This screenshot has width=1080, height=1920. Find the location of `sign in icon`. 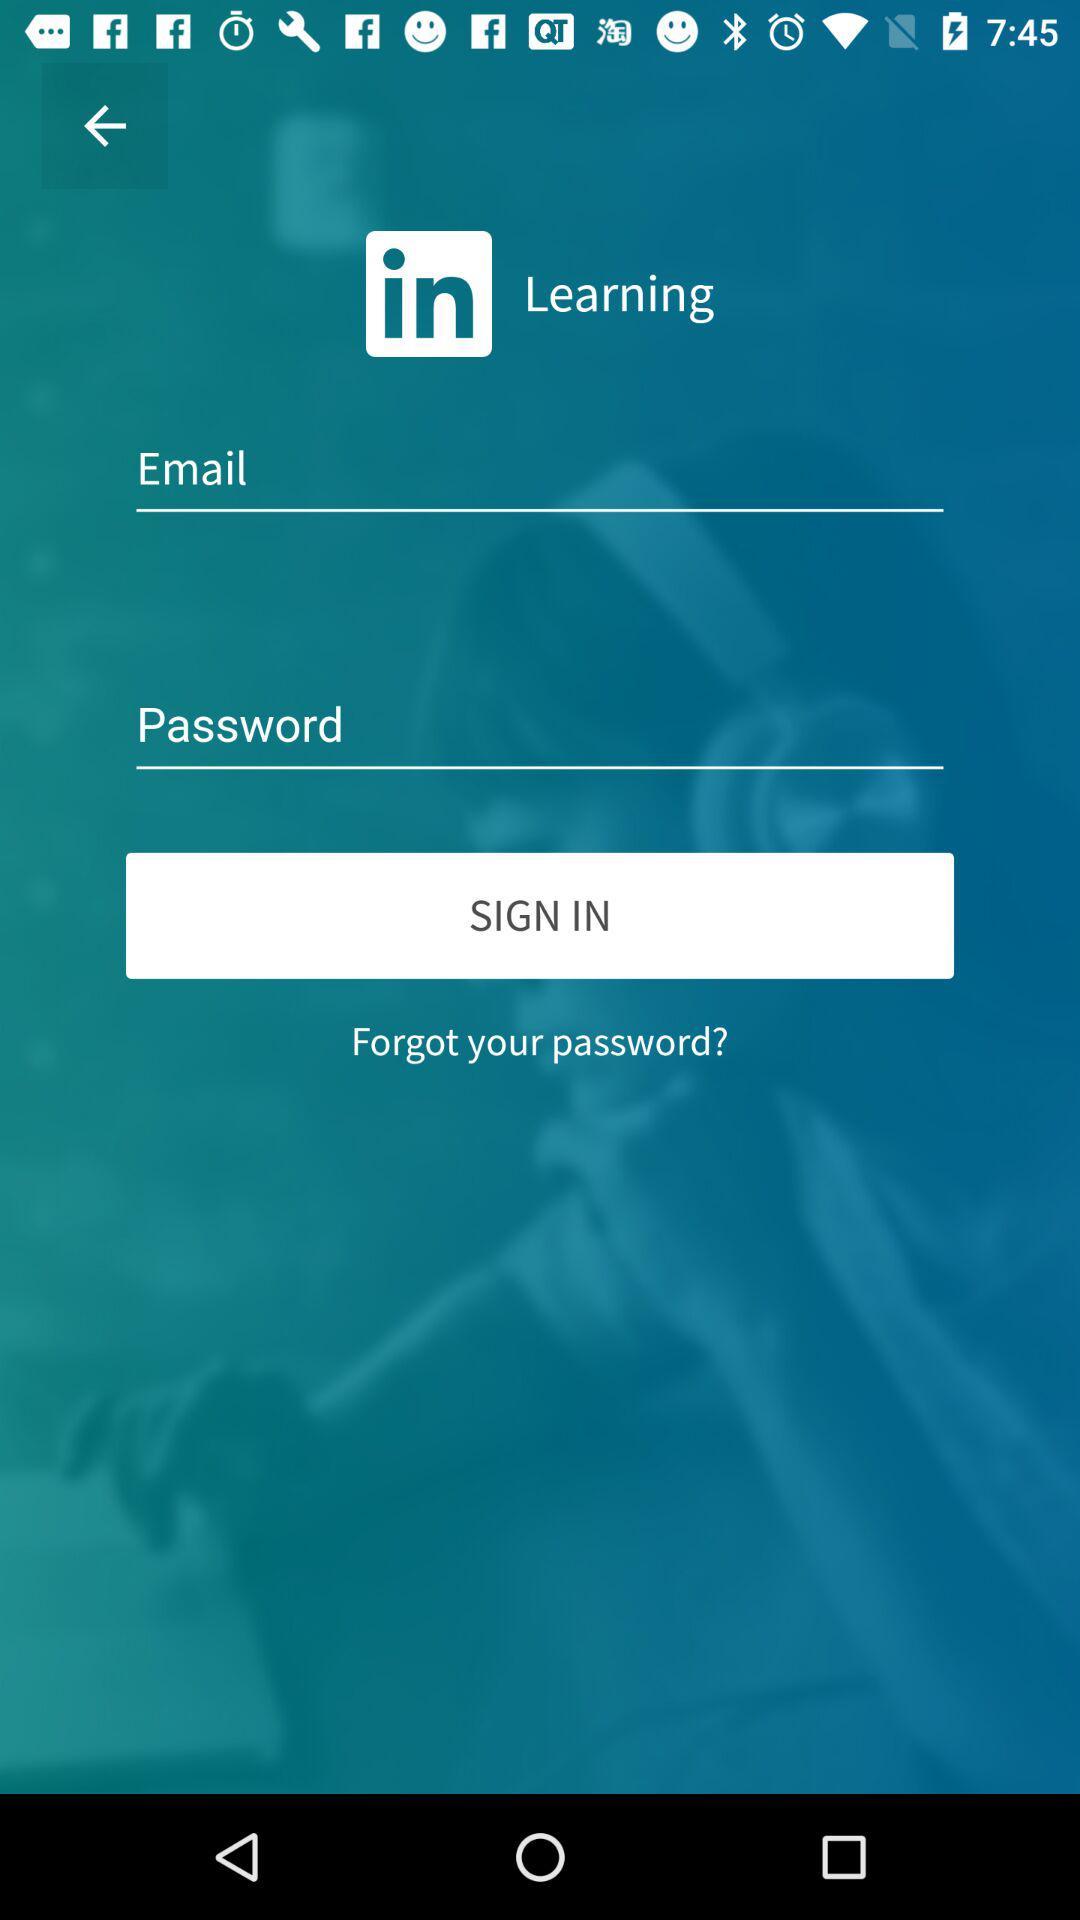

sign in icon is located at coordinates (540, 914).